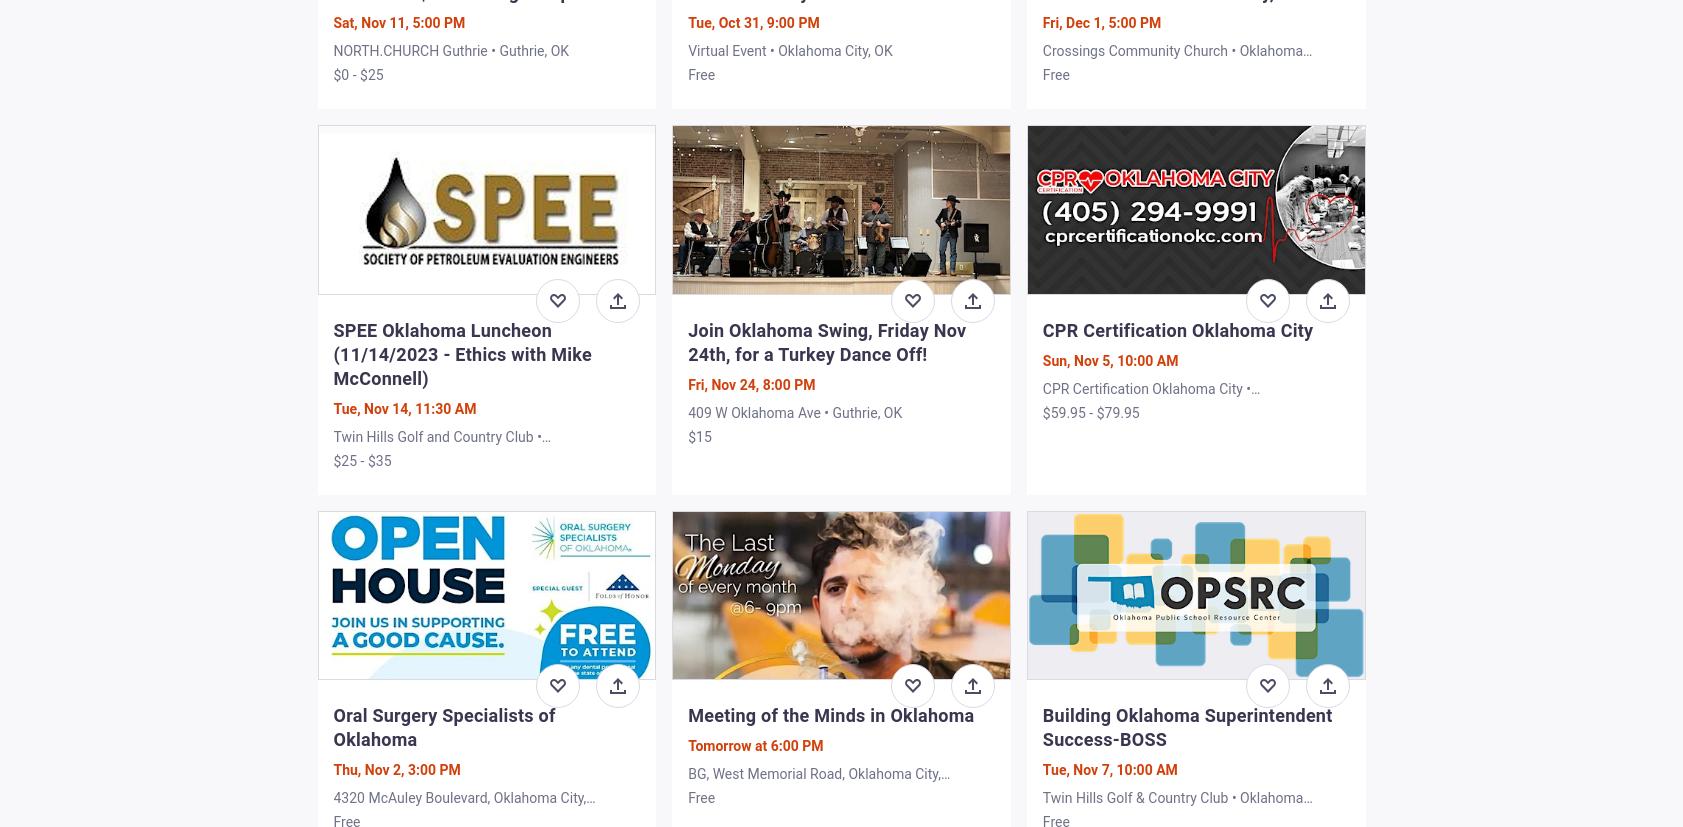 The image size is (1683, 827). What do you see at coordinates (1041, 329) in the screenshot?
I see `'CPR Certification Oklahoma City'` at bounding box center [1041, 329].